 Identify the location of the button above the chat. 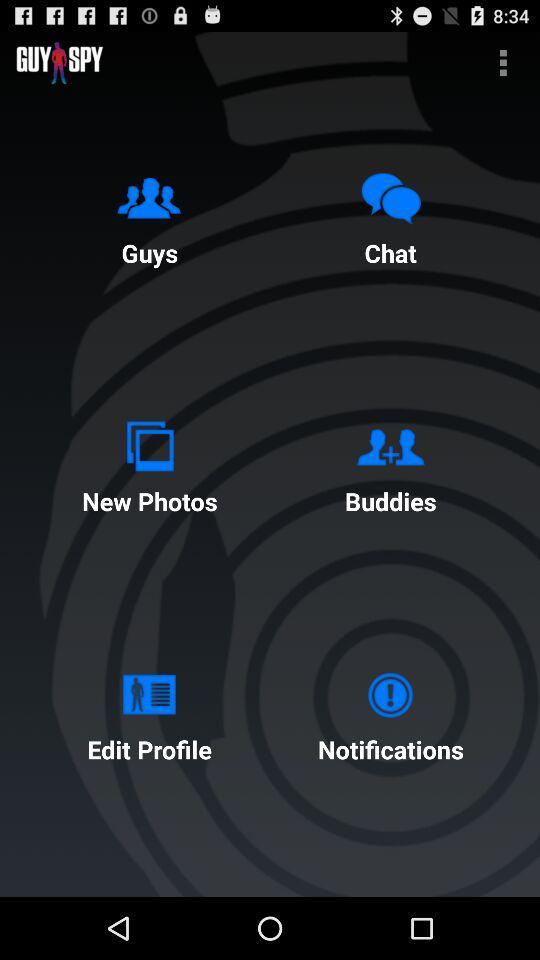
(502, 62).